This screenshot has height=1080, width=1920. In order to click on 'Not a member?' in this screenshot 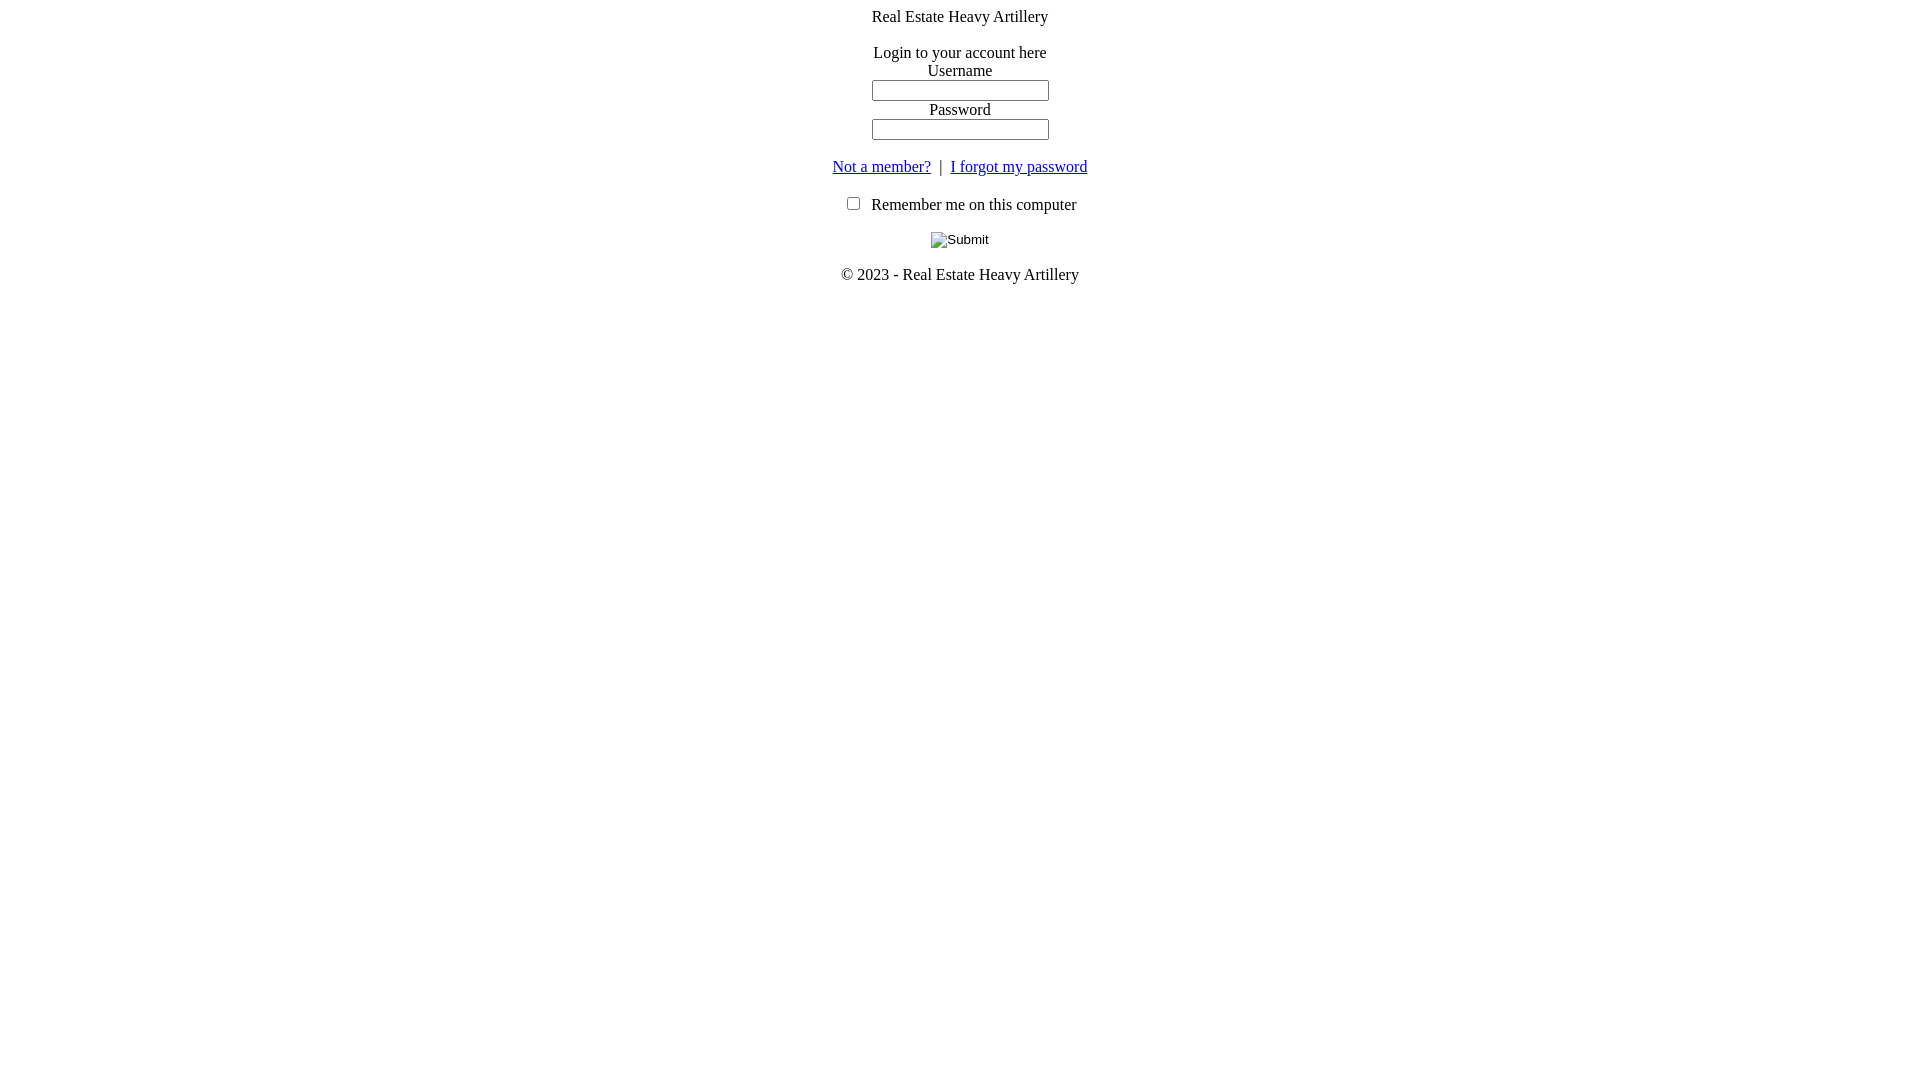, I will do `click(881, 165)`.